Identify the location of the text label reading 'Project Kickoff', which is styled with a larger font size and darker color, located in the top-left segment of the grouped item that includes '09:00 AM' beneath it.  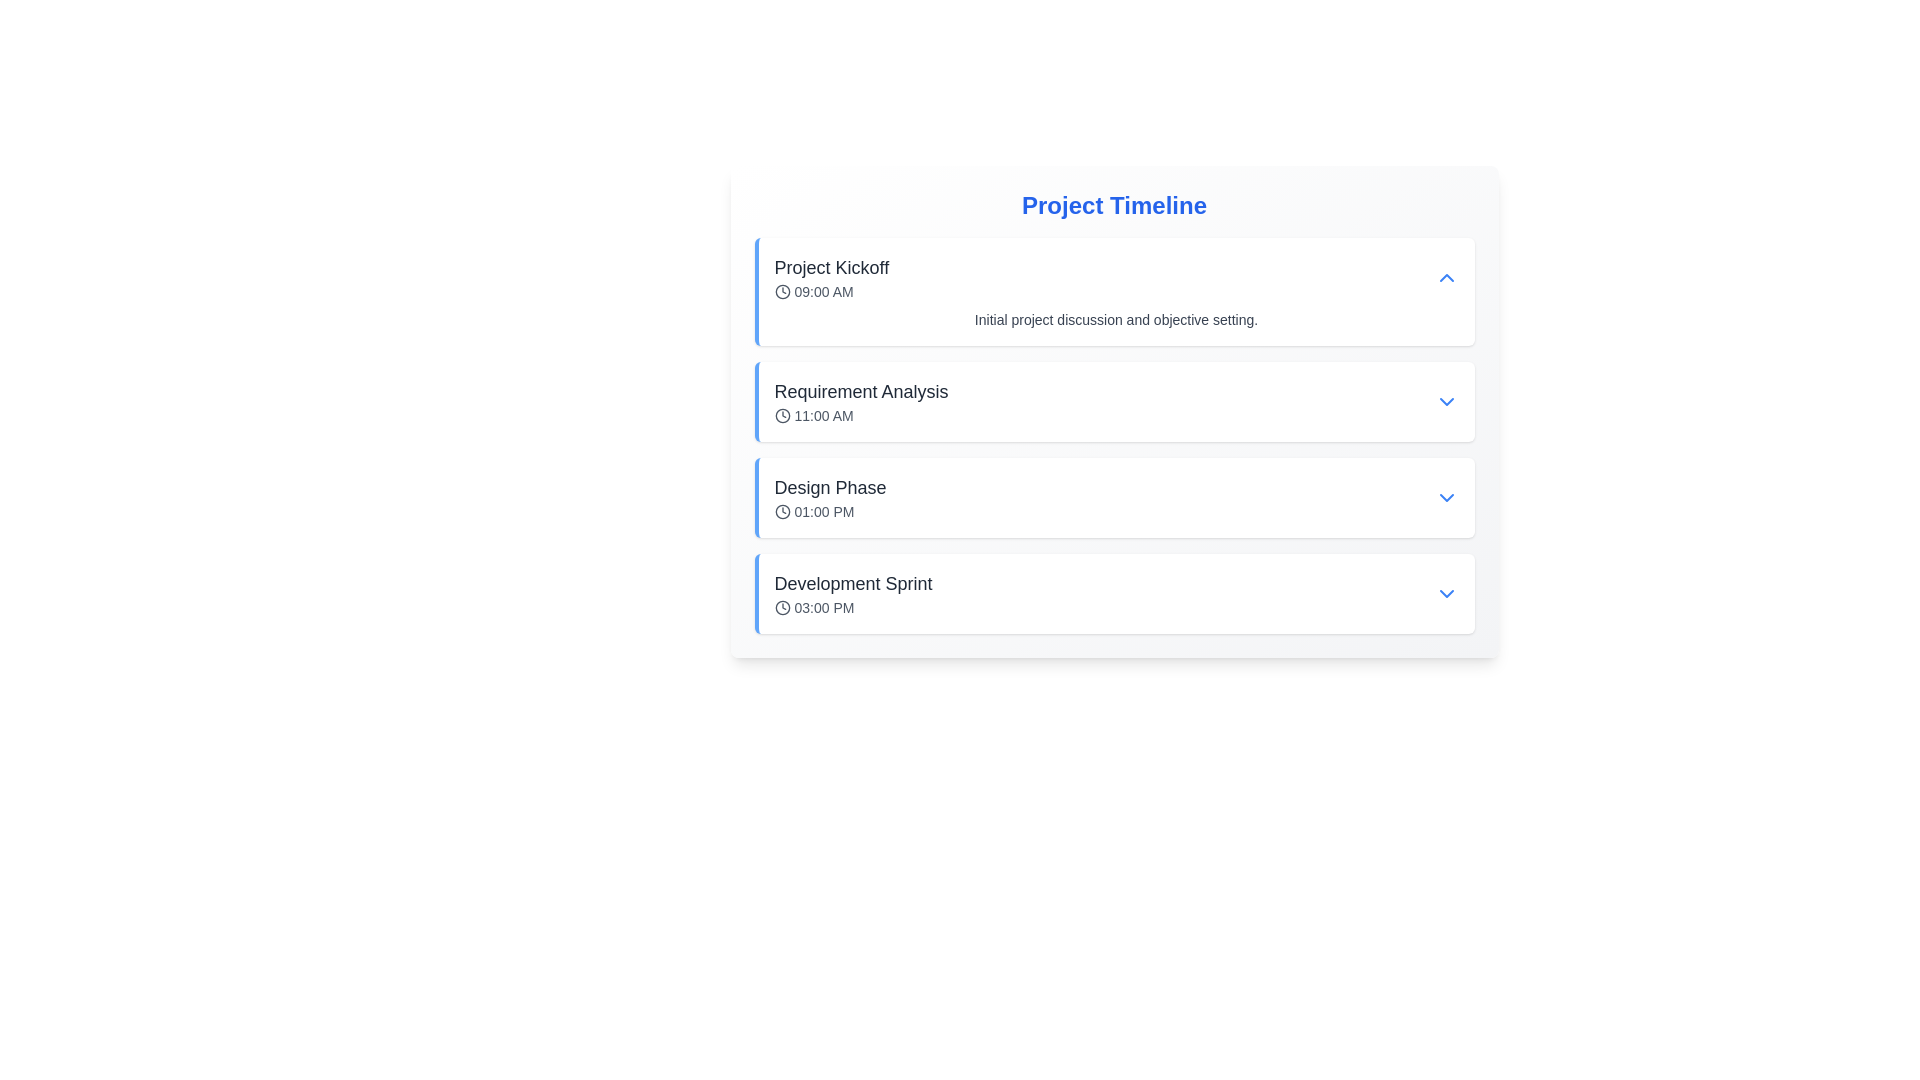
(831, 266).